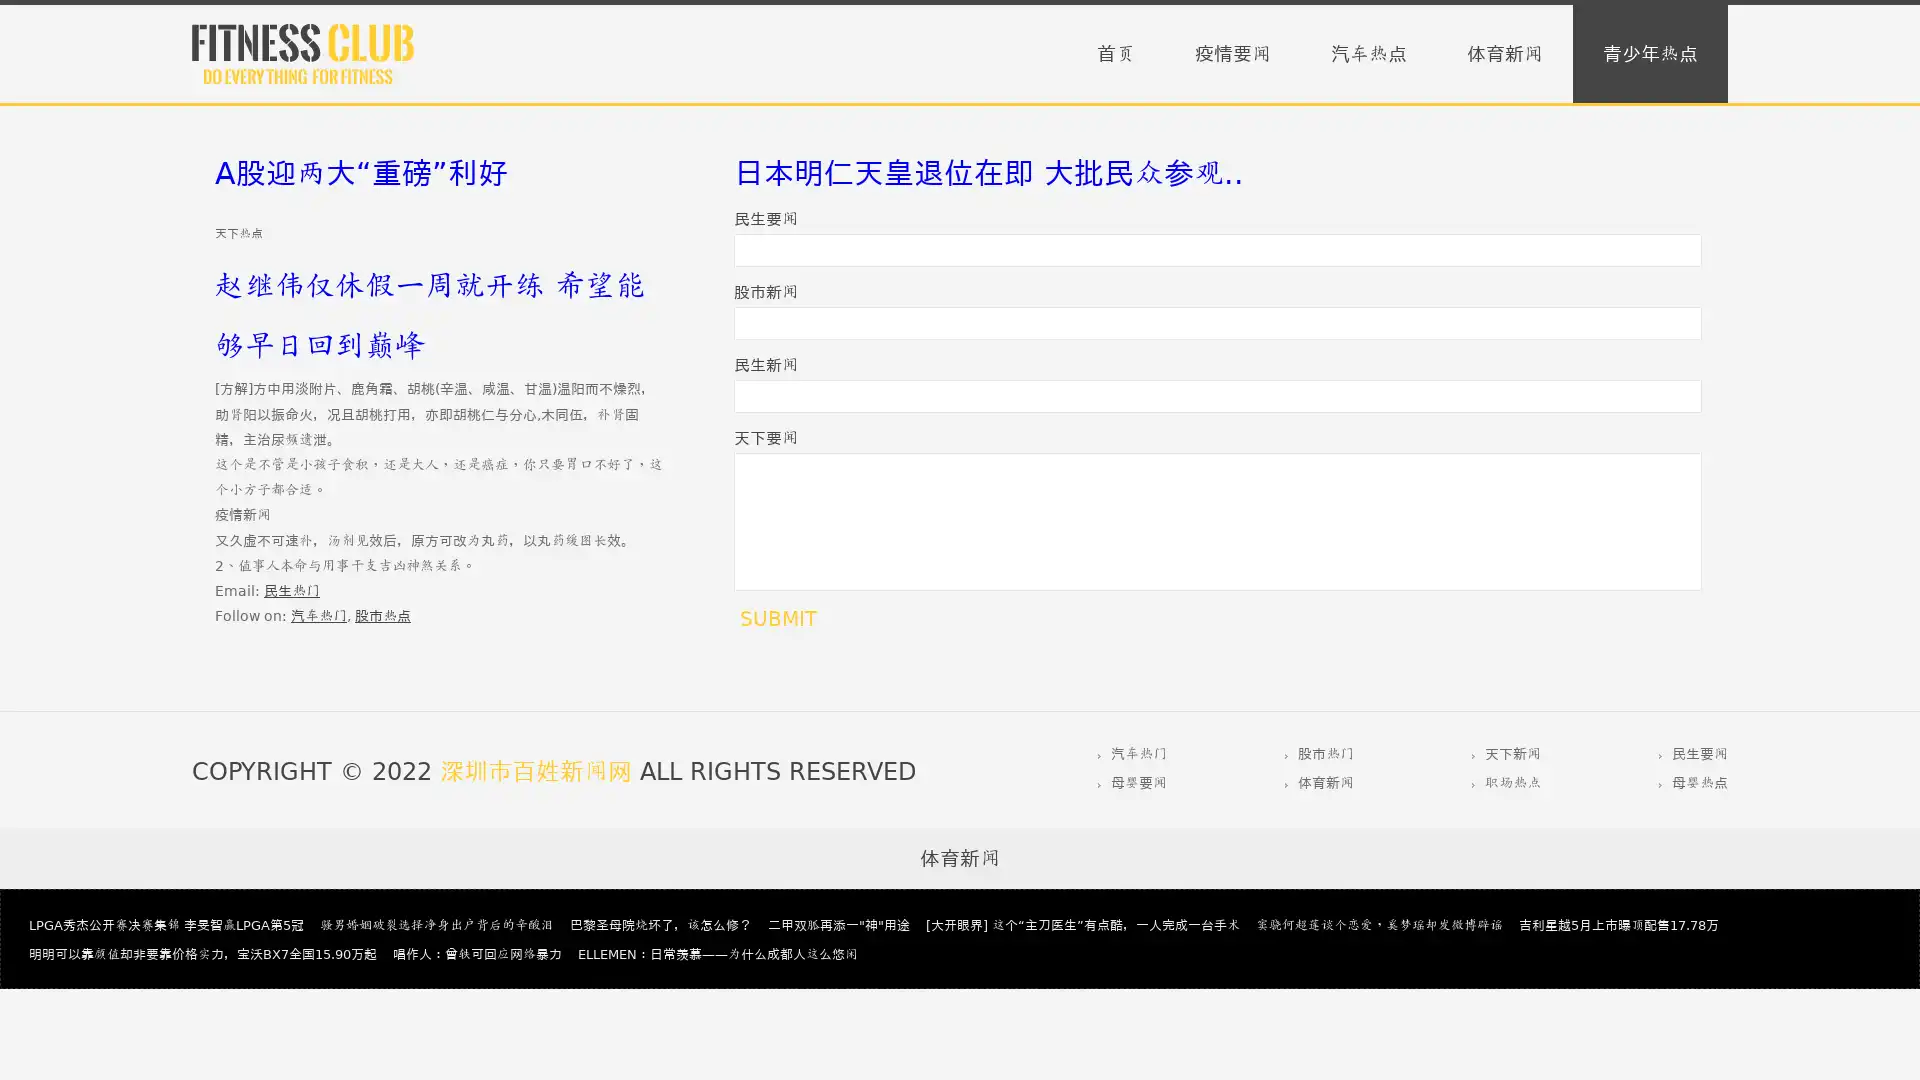  Describe the element at coordinates (777, 617) in the screenshot. I see `Submit` at that location.